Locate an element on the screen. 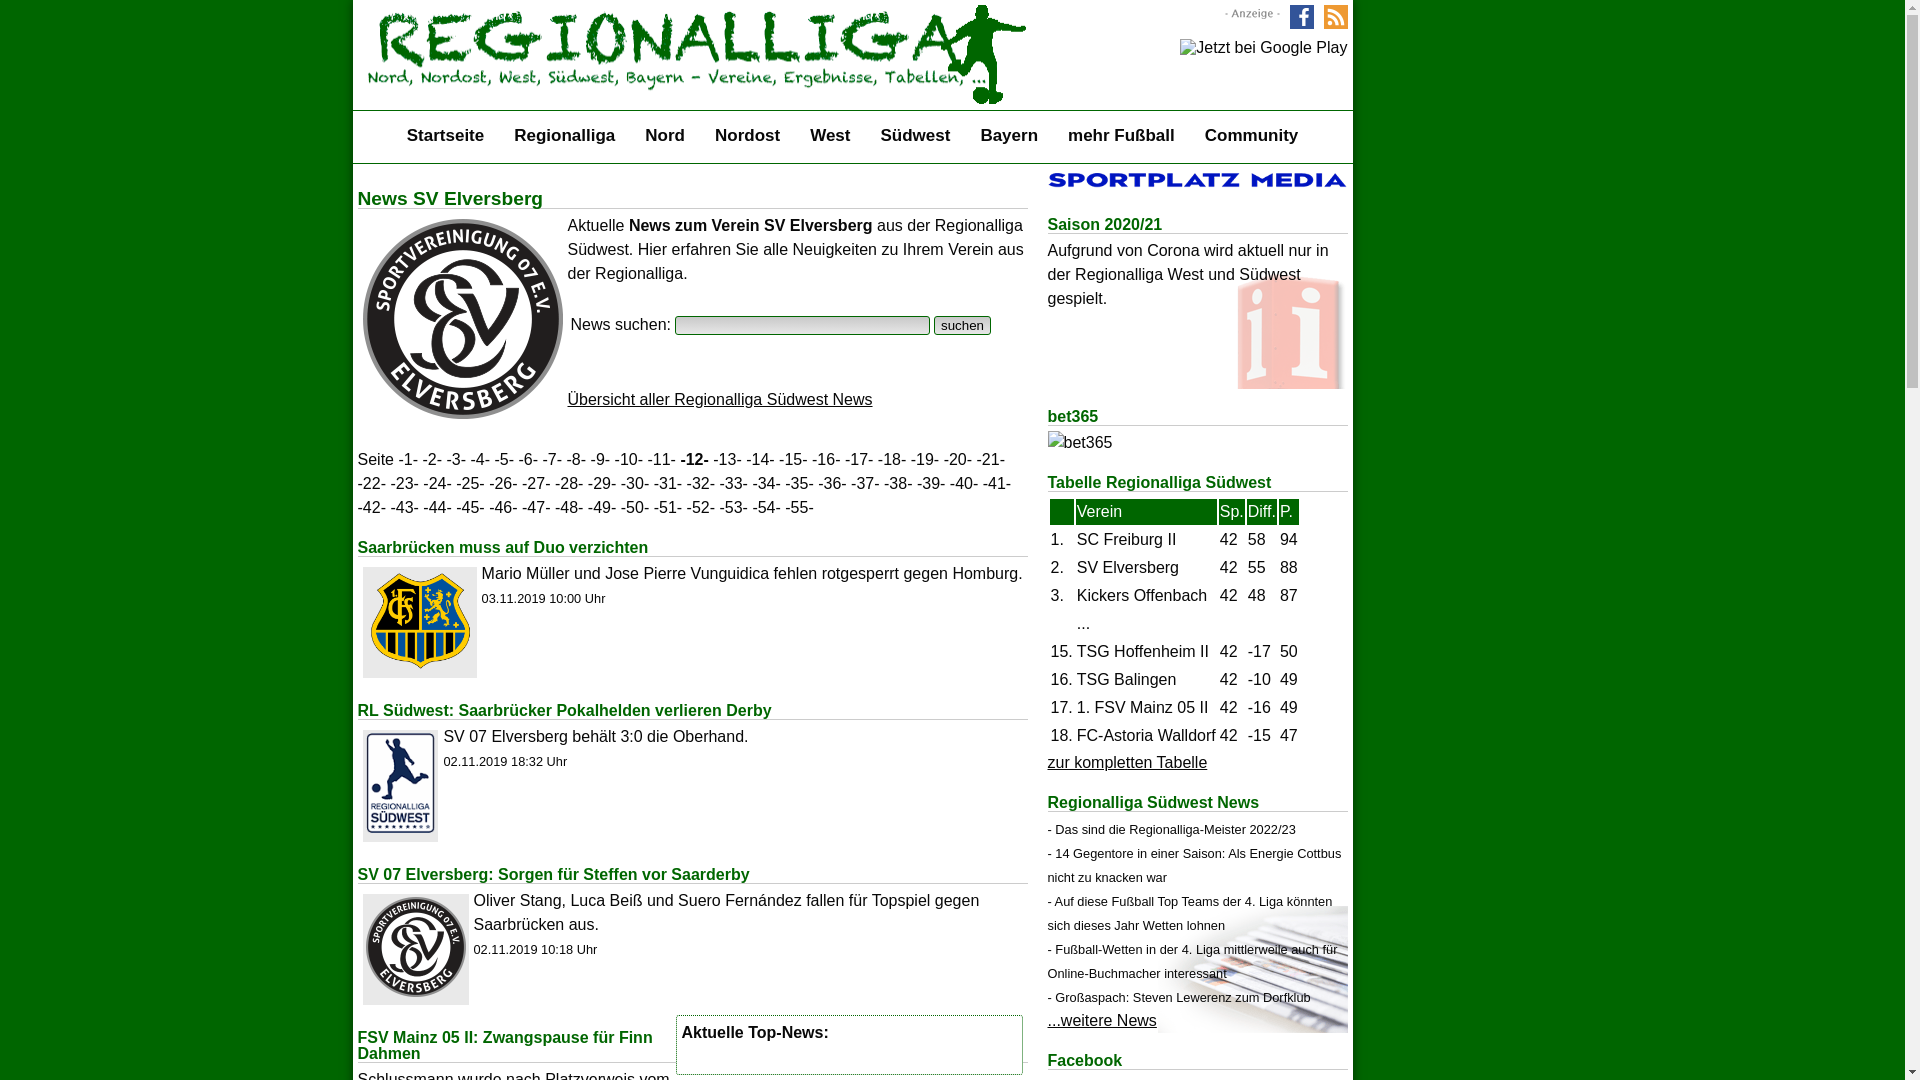  '-5-' is located at coordinates (504, 459).